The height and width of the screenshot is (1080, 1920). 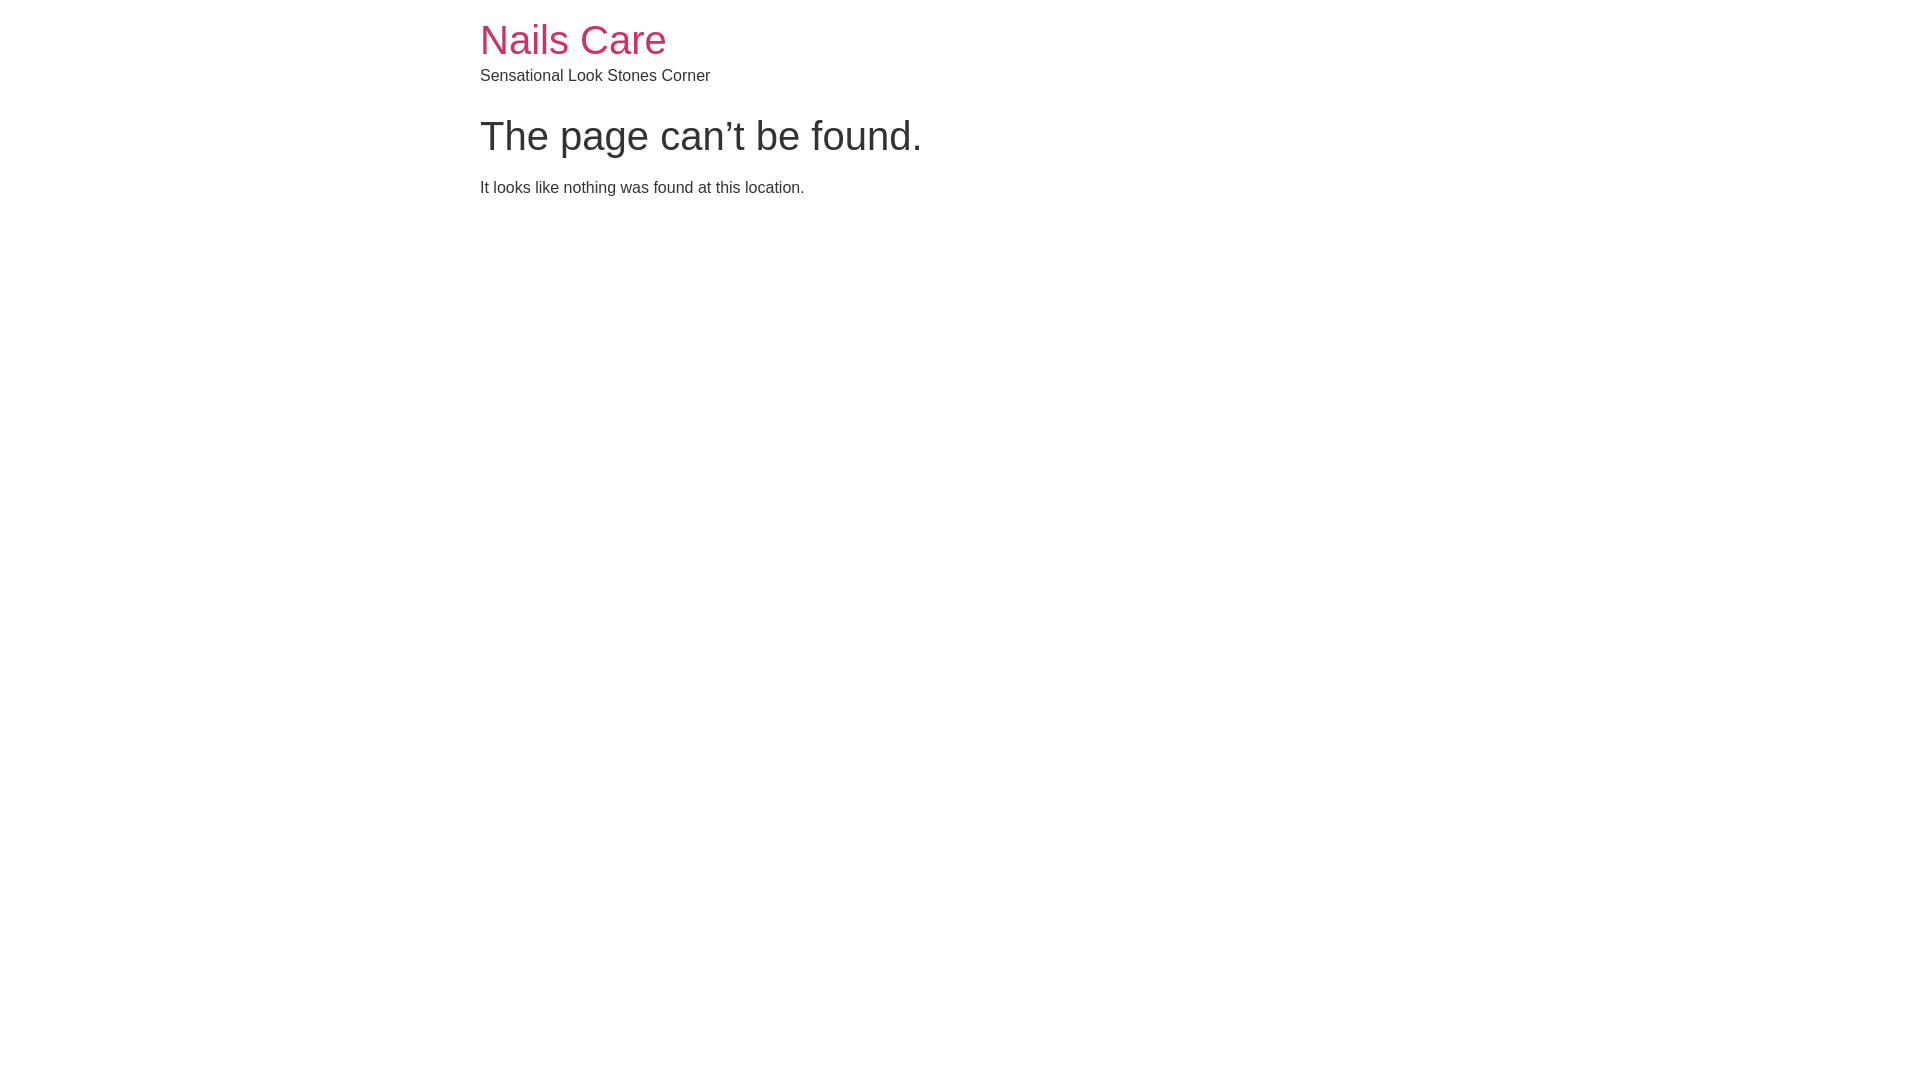 What do you see at coordinates (572, 39) in the screenshot?
I see `'Nails Care'` at bounding box center [572, 39].